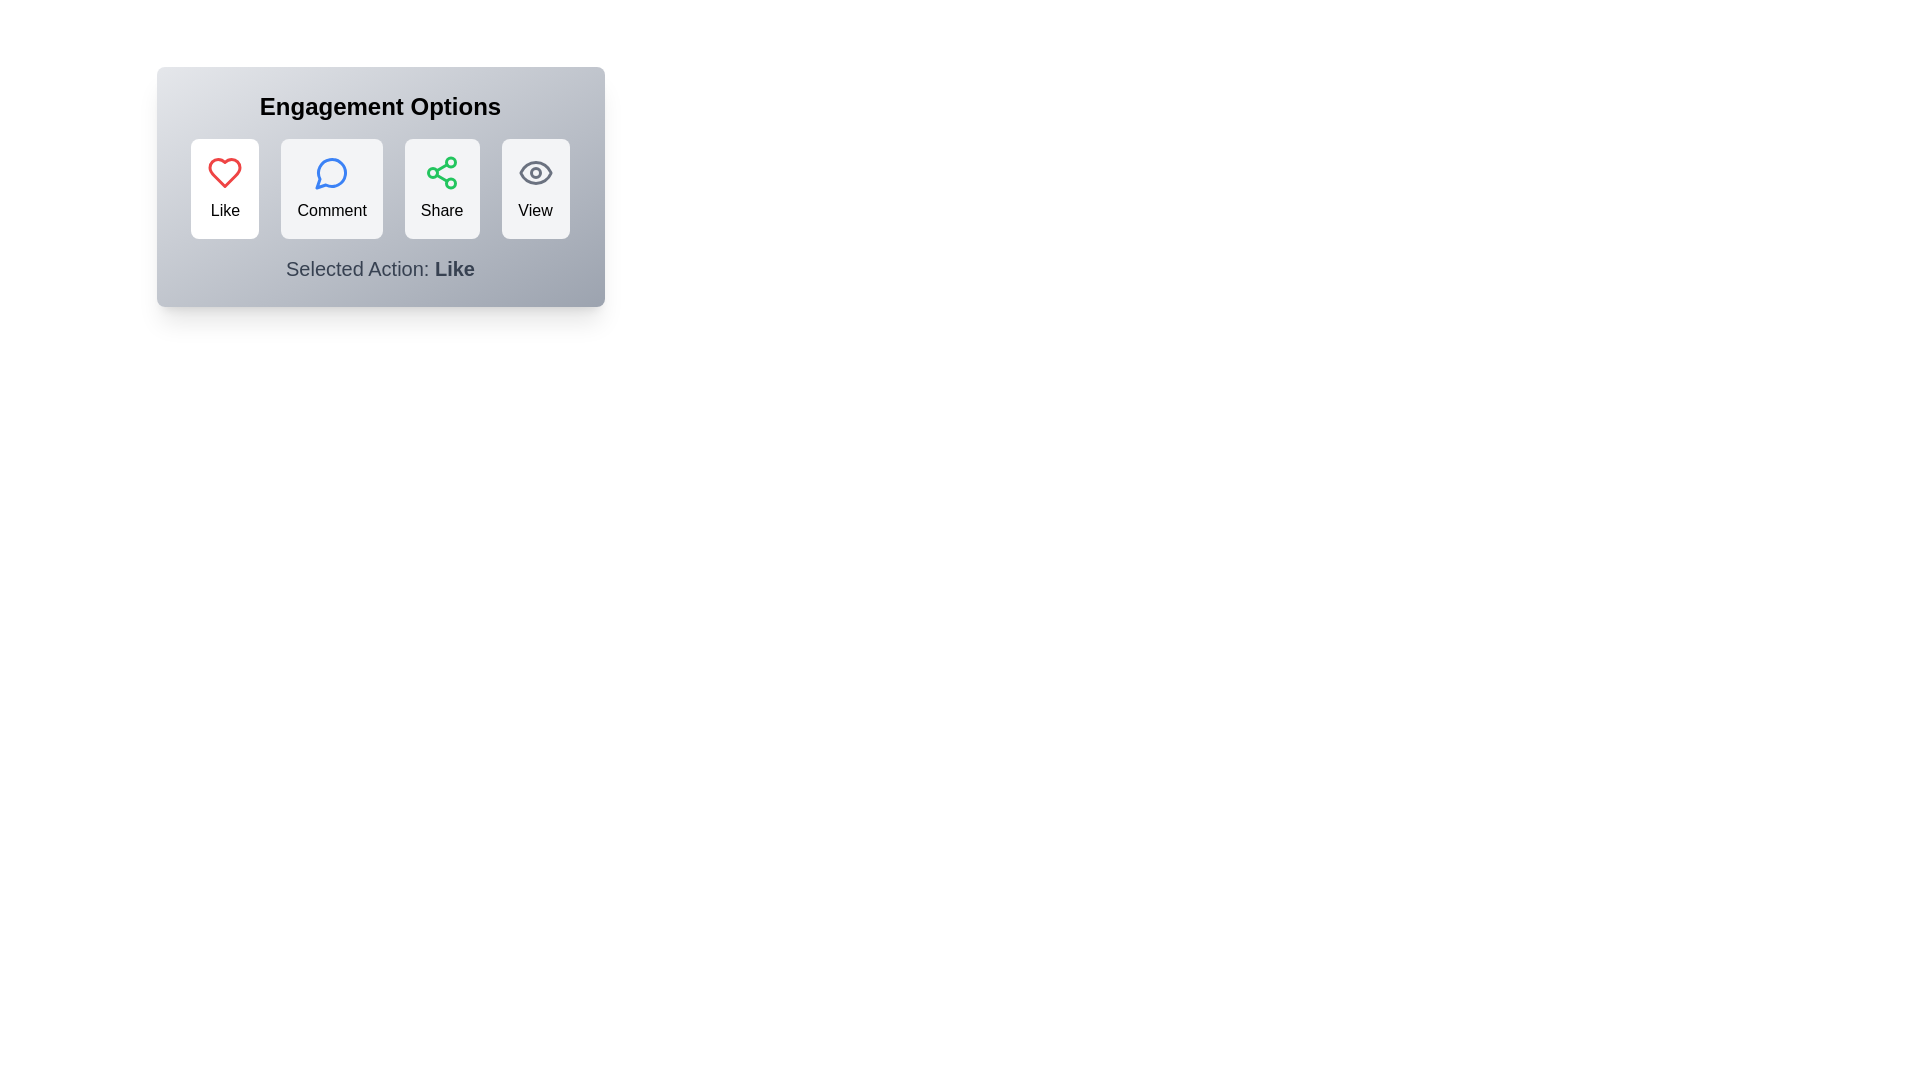 This screenshot has height=1080, width=1920. Describe the element at coordinates (225, 189) in the screenshot. I see `the Like button to see its hover effect` at that location.